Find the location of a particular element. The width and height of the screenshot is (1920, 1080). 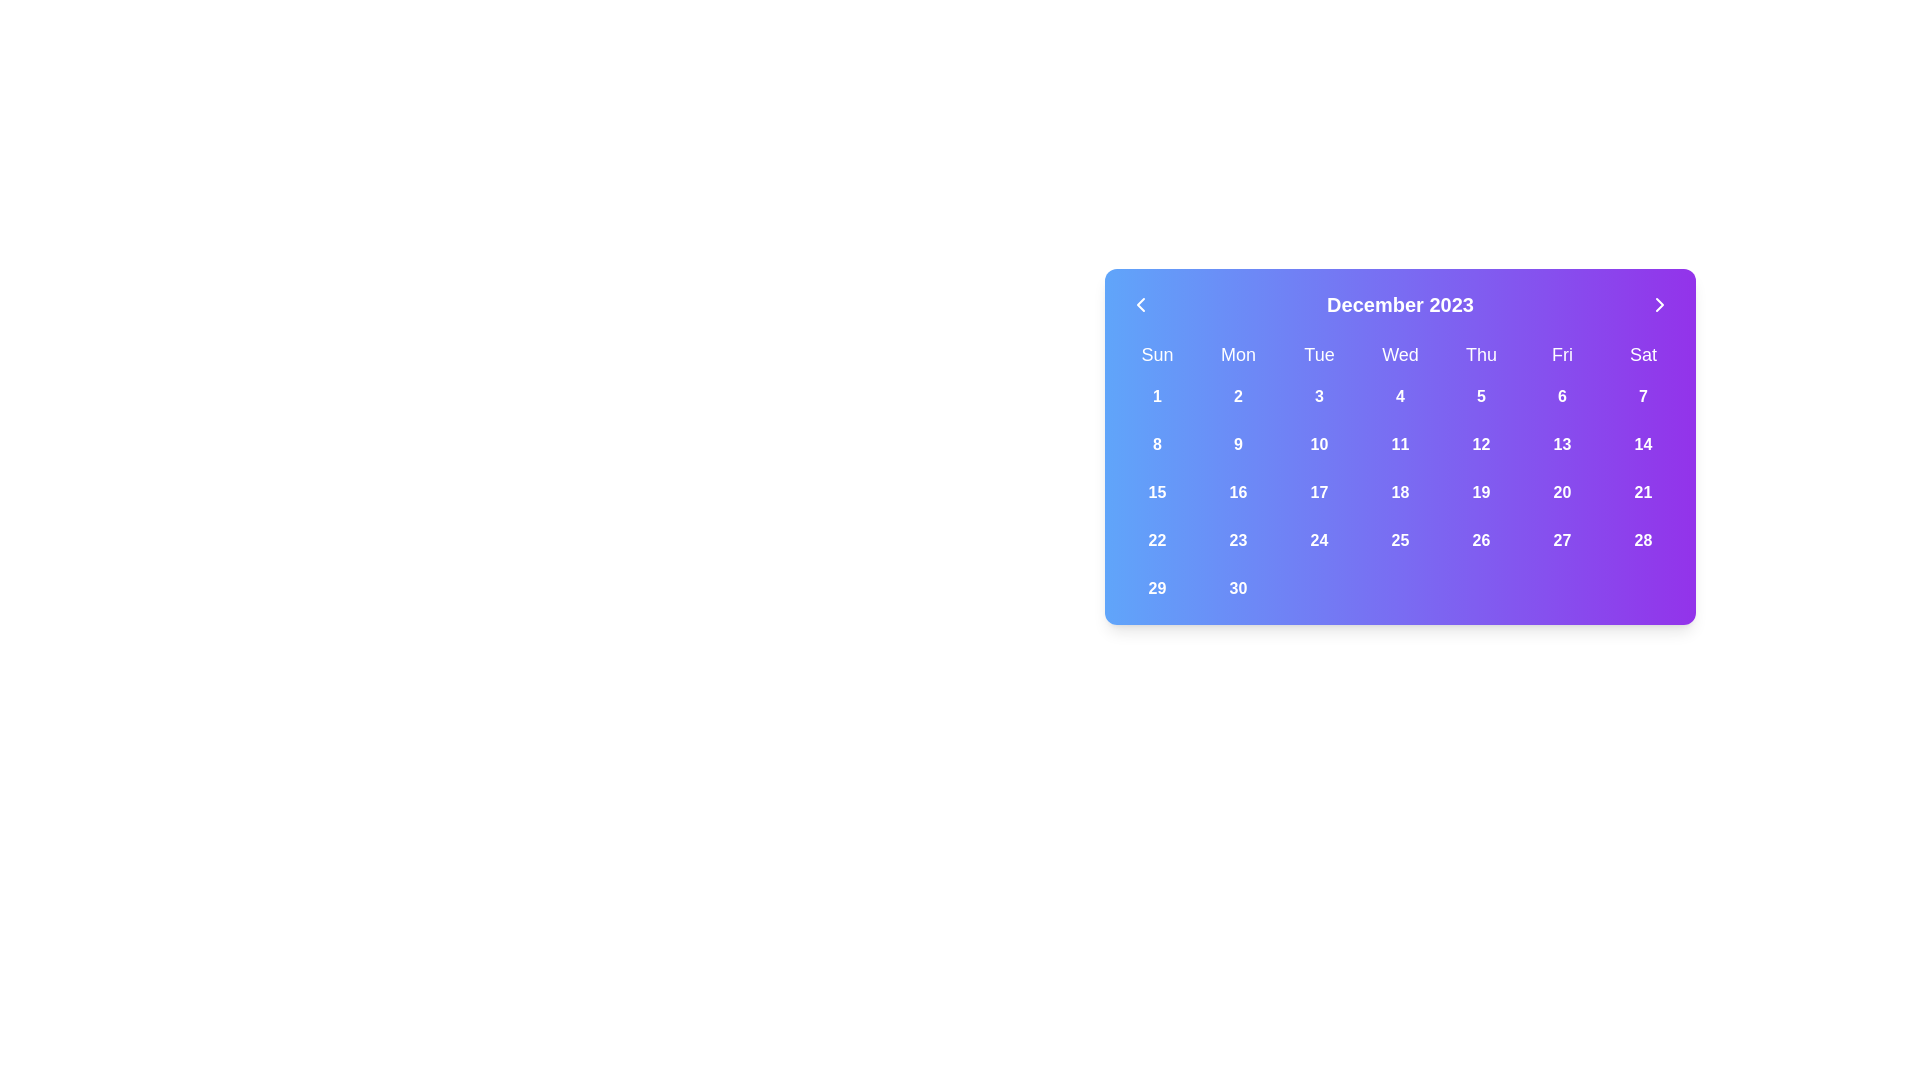

the text 'Fri' in the calendar component, which is styled with a large bold font and located in the sixth column of the weekday headers is located at coordinates (1561, 353).